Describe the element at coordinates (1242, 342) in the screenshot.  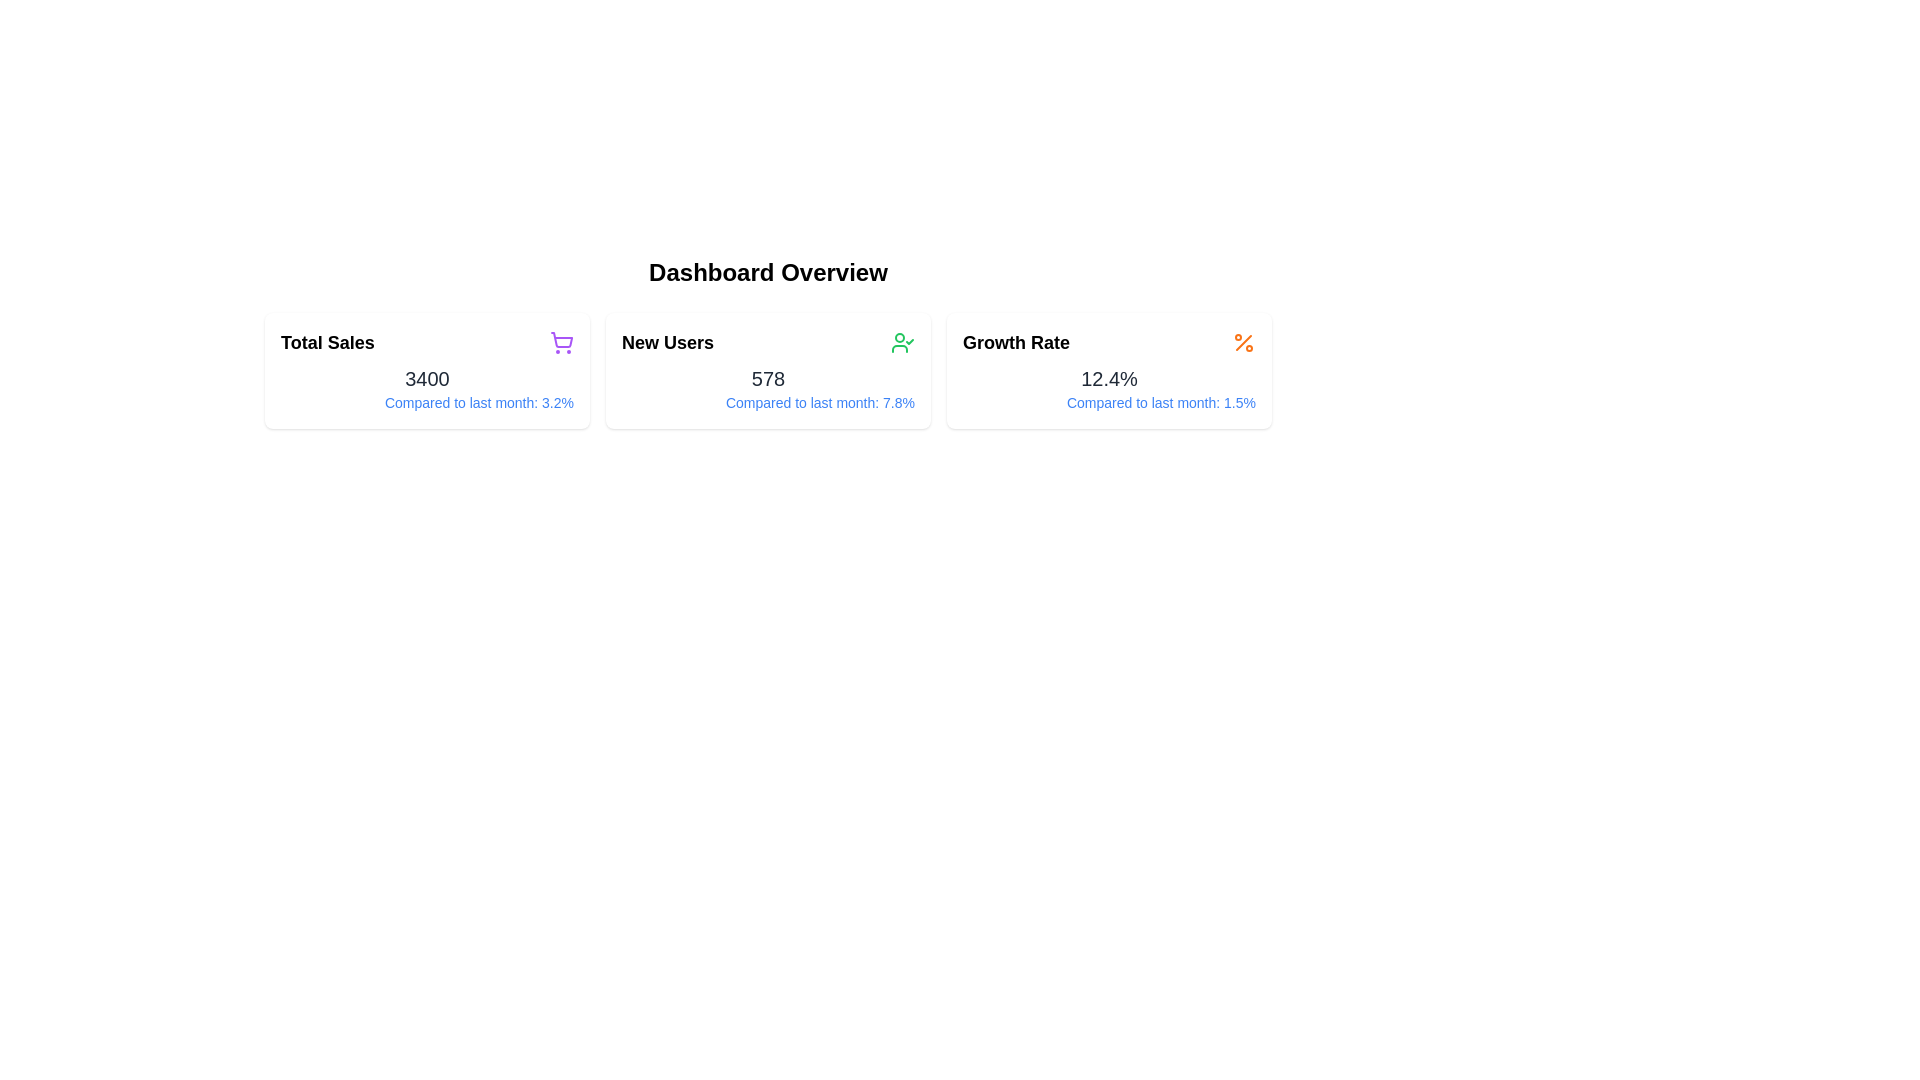
I see `the orange percentage symbol (%) icon located in the 'Growth Rate' section of the dashboard, which is positioned to the right of the 'Growth Rate' text and appears in the third card` at that location.